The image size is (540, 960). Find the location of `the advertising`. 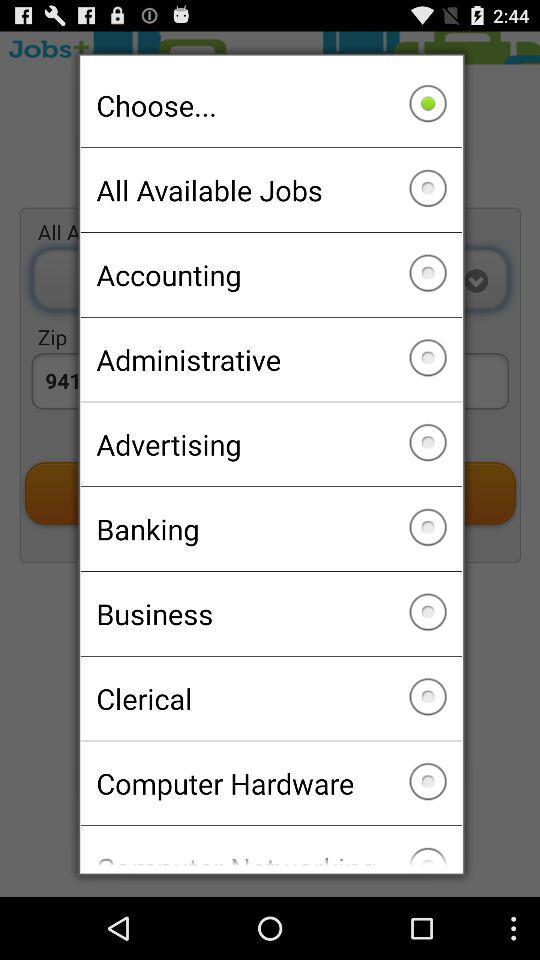

the advertising is located at coordinates (270, 444).